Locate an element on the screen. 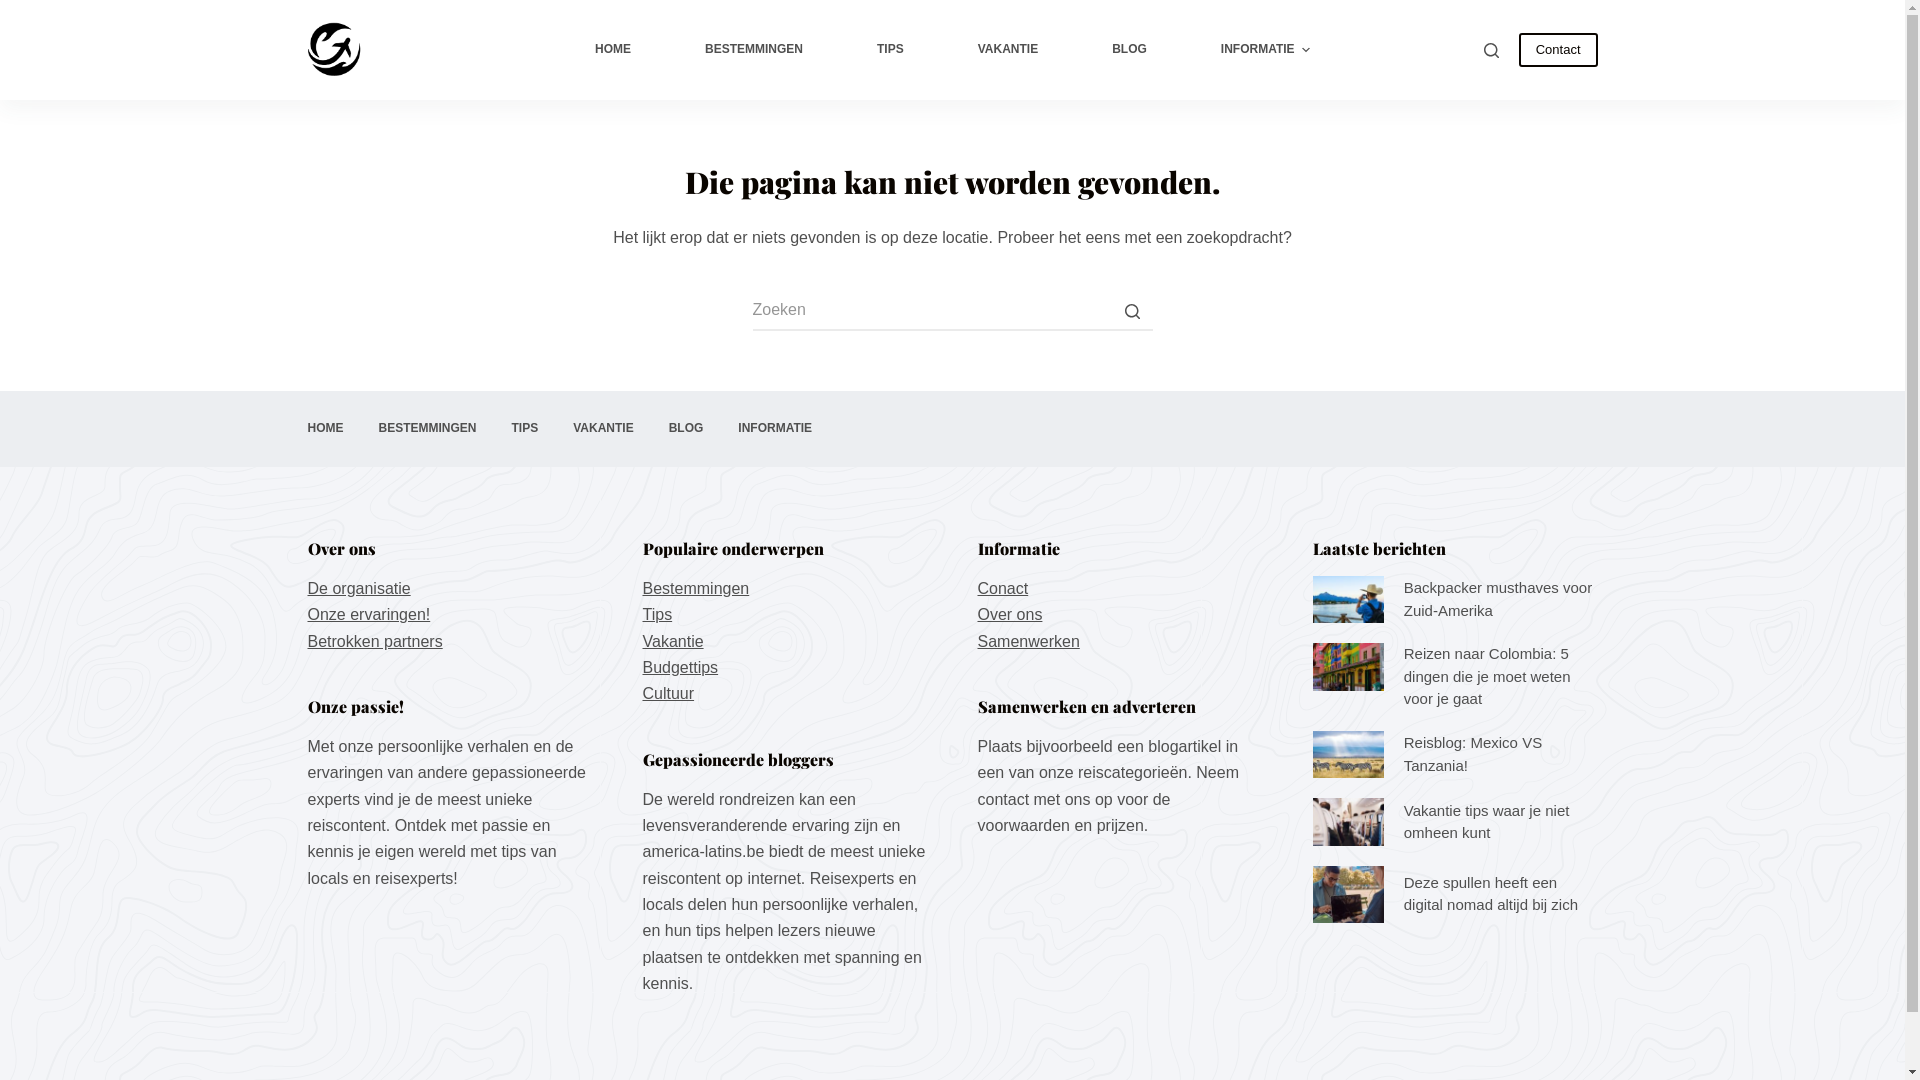  'BESTEMMINGEN' is located at coordinates (752, 49).